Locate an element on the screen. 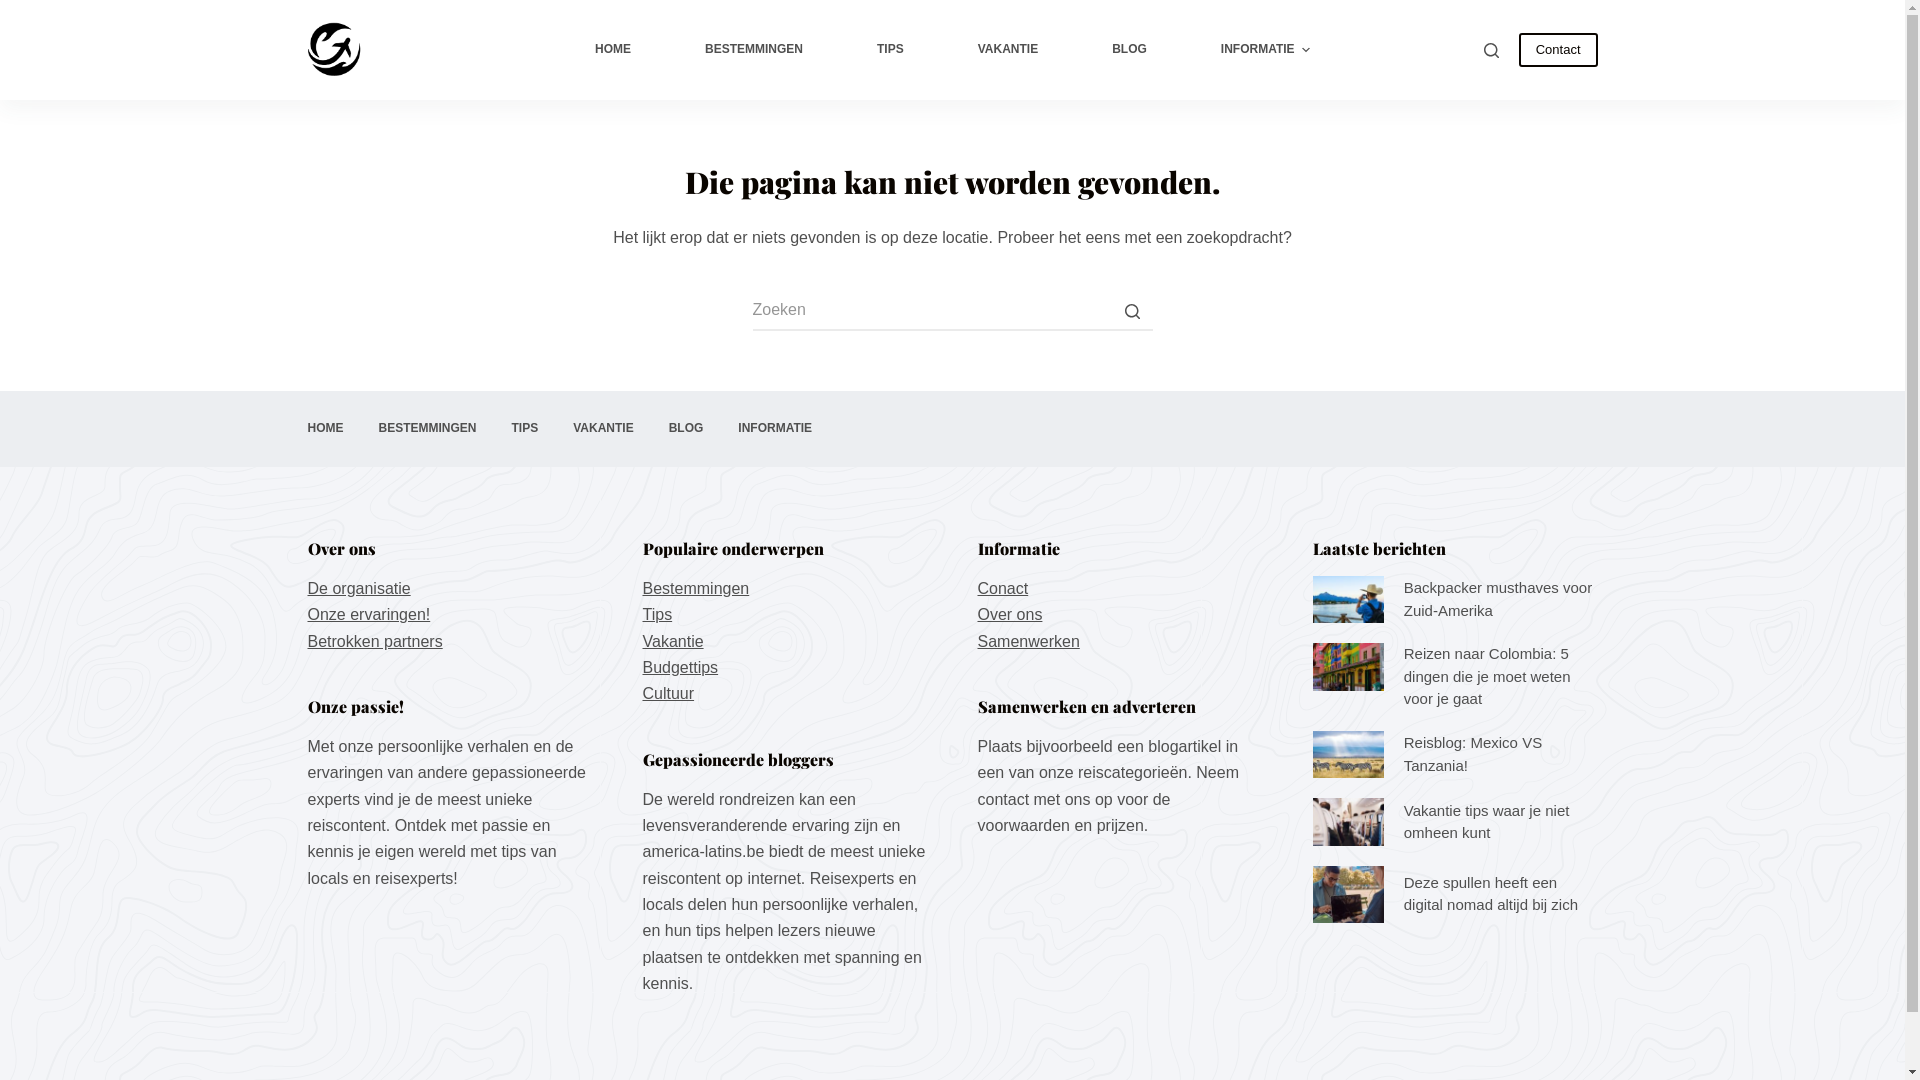  'BESTEMMINGEN' is located at coordinates (752, 49).